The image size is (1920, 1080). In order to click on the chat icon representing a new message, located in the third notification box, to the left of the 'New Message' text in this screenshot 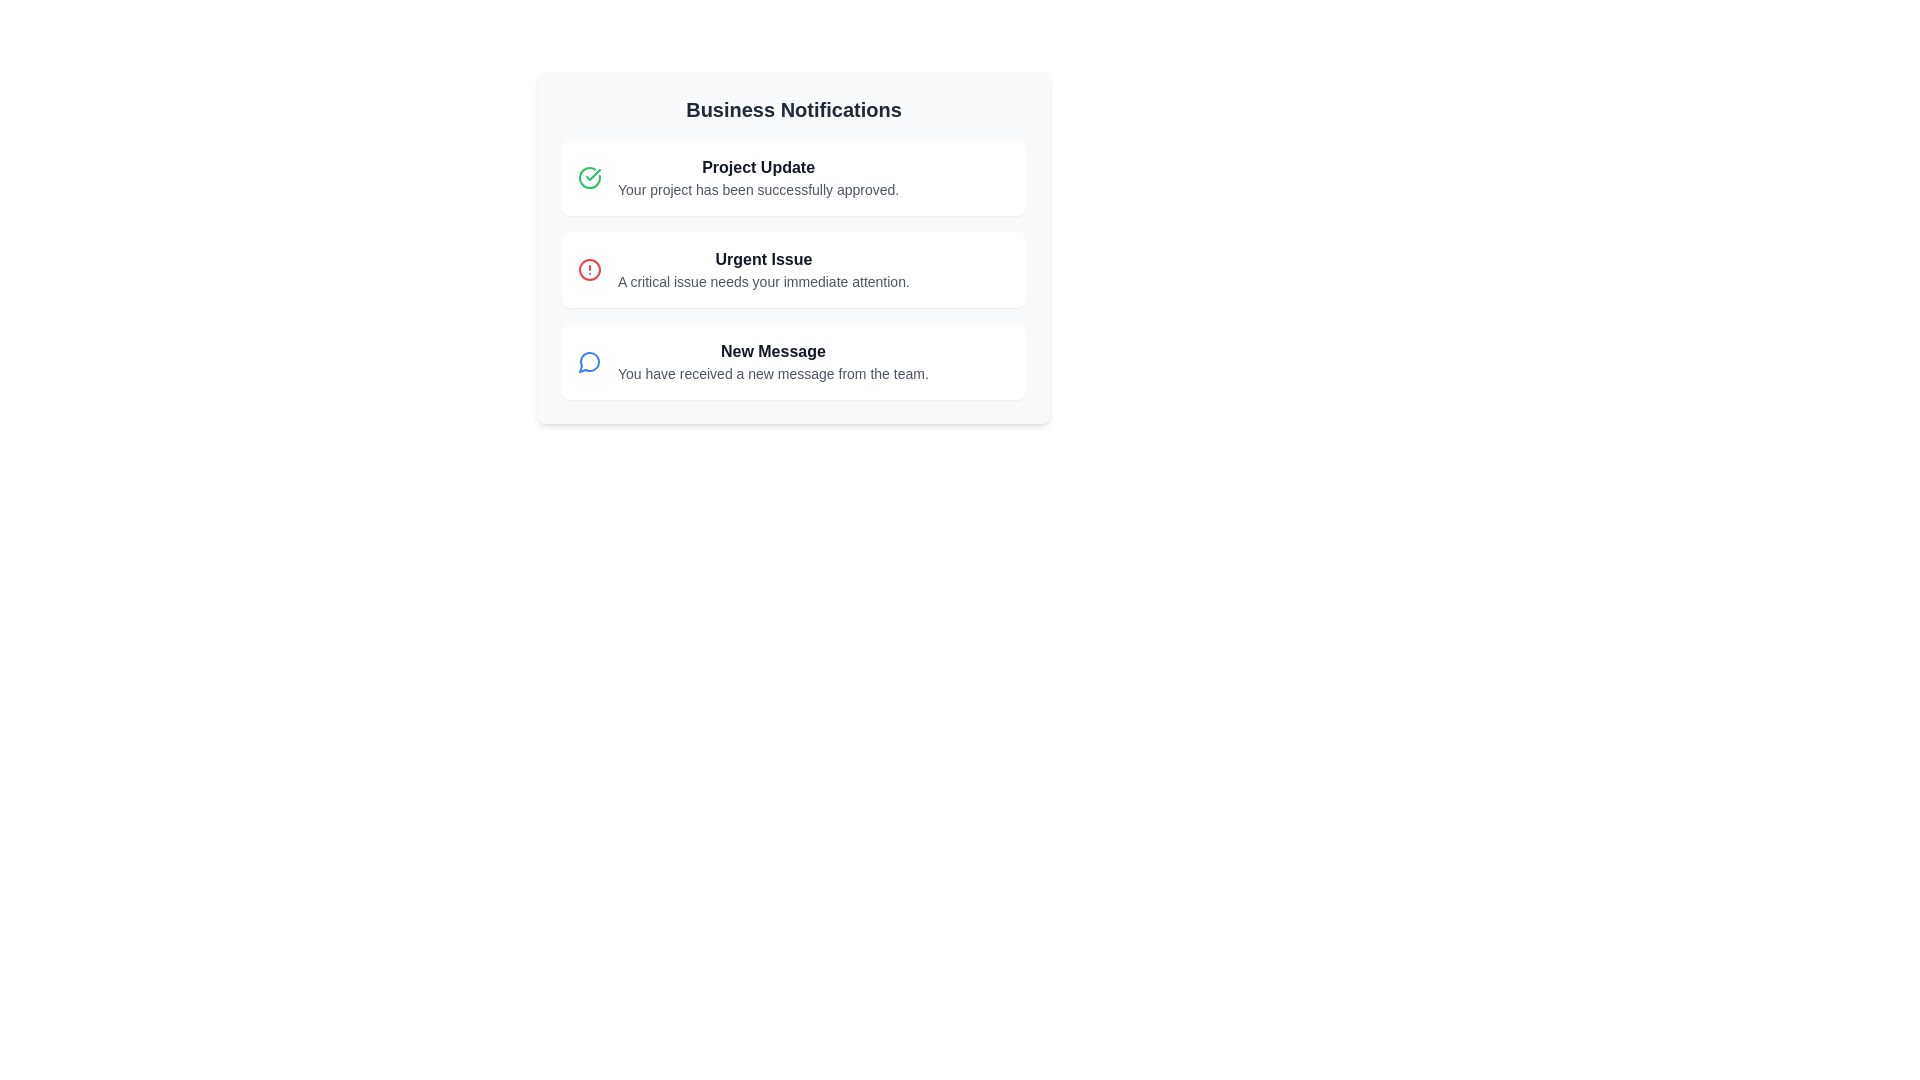, I will do `click(589, 362)`.